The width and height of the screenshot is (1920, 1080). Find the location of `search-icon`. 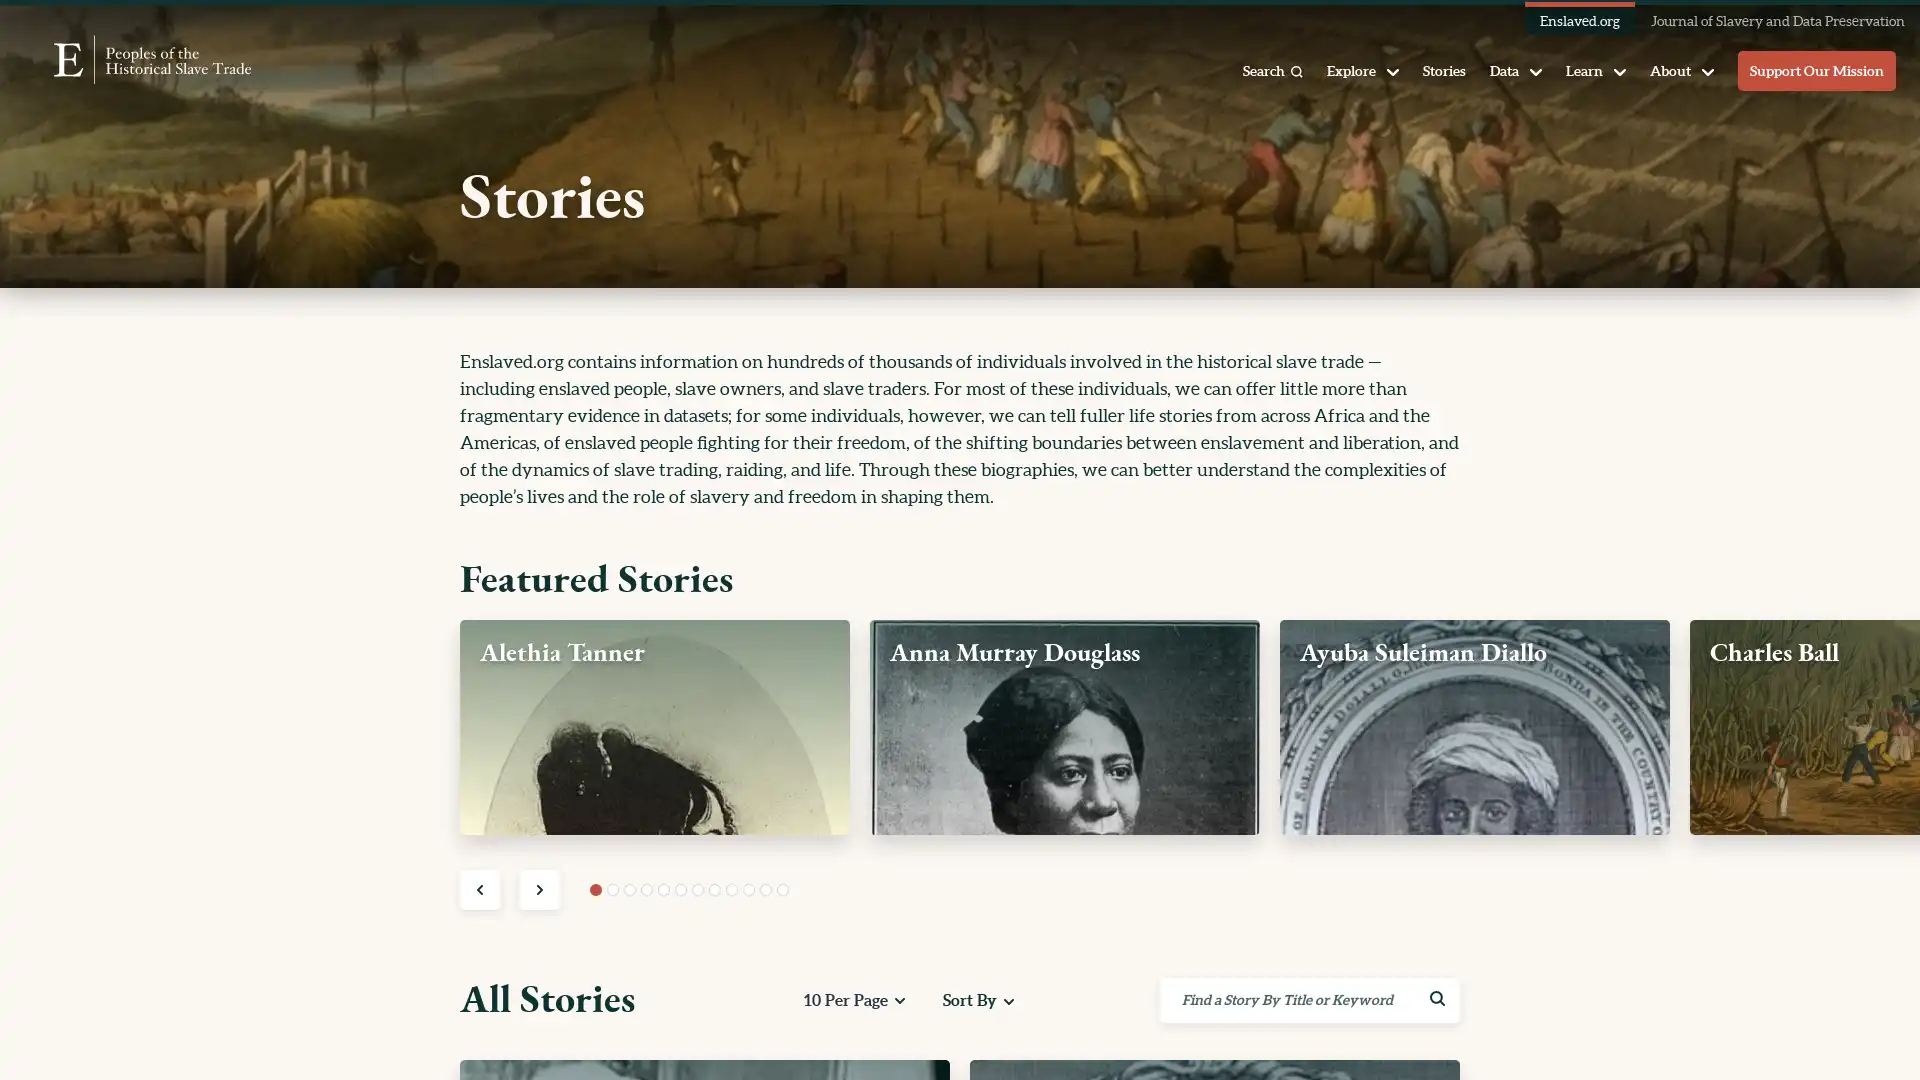

search-icon is located at coordinates (1436, 999).